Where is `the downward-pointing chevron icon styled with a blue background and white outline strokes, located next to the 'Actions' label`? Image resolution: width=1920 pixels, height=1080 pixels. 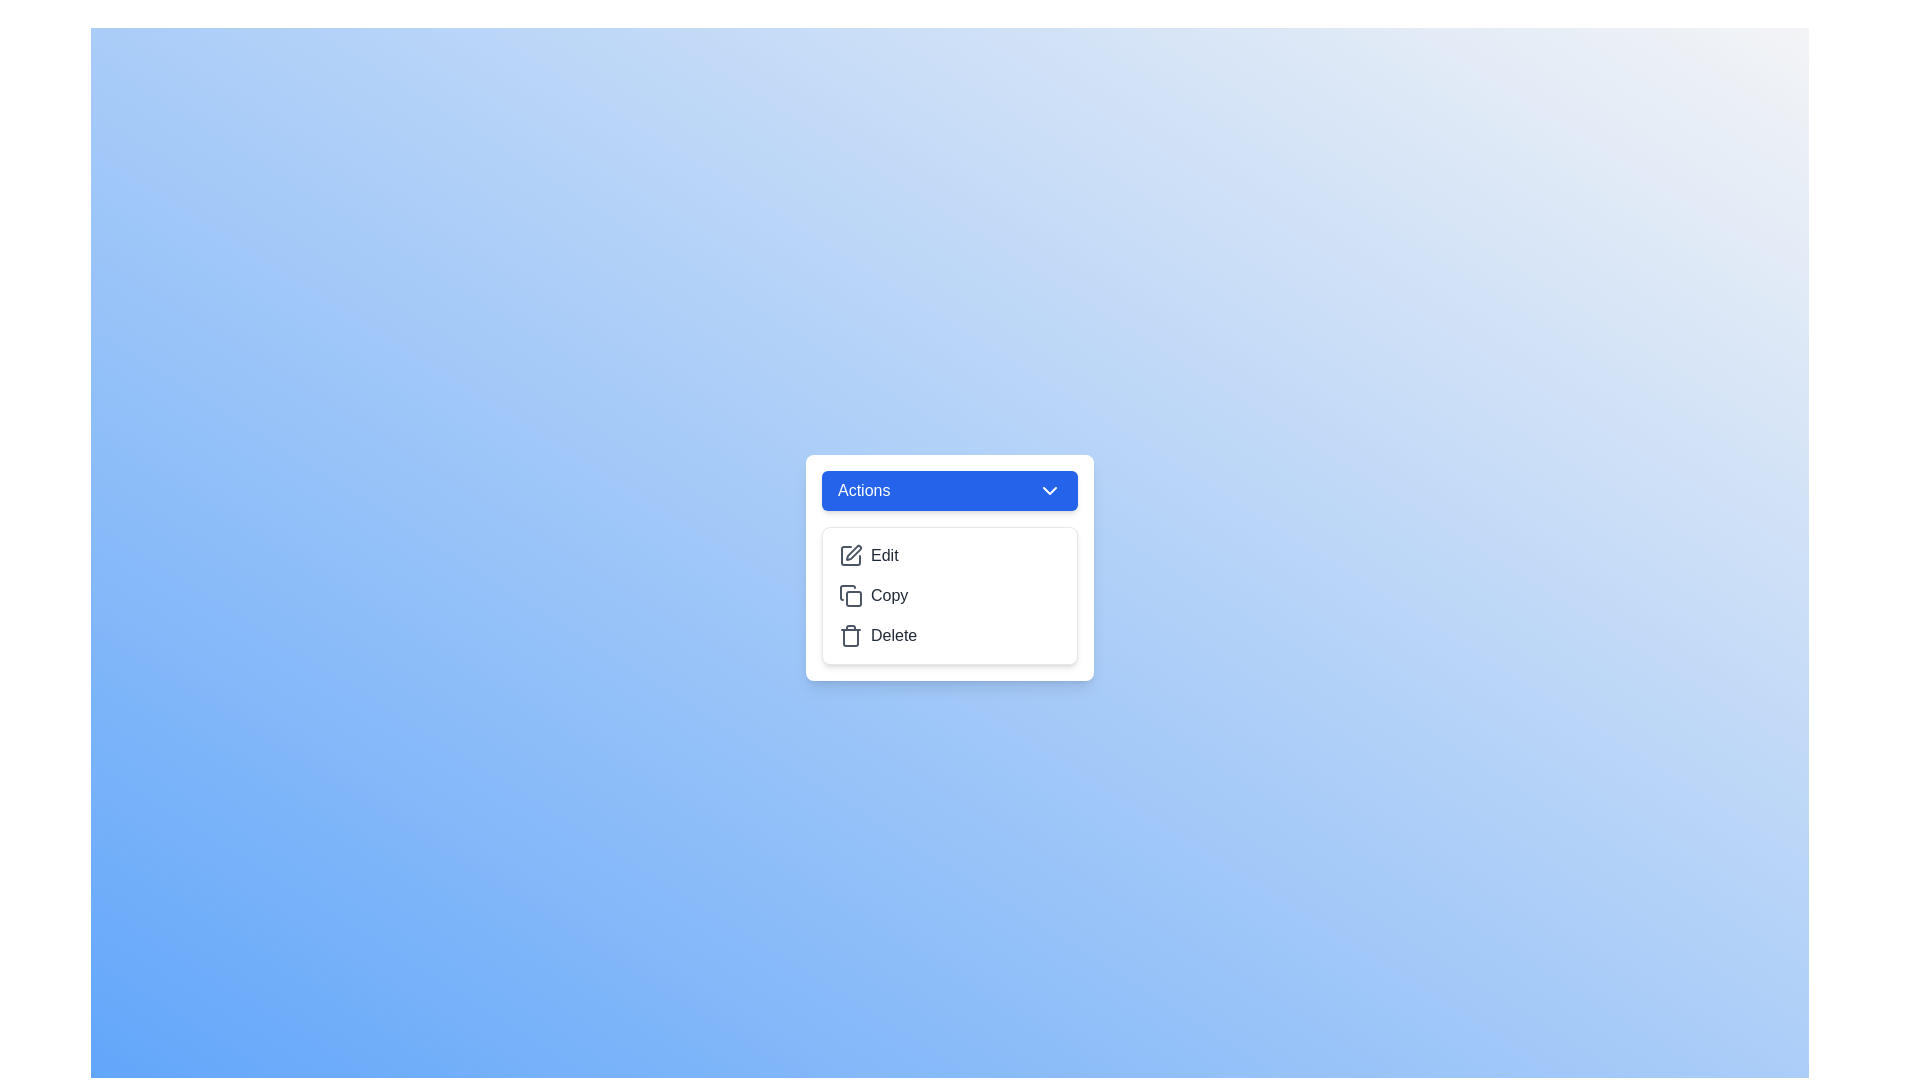
the downward-pointing chevron icon styled with a blue background and white outline strokes, located next to the 'Actions' label is located at coordinates (1049, 490).